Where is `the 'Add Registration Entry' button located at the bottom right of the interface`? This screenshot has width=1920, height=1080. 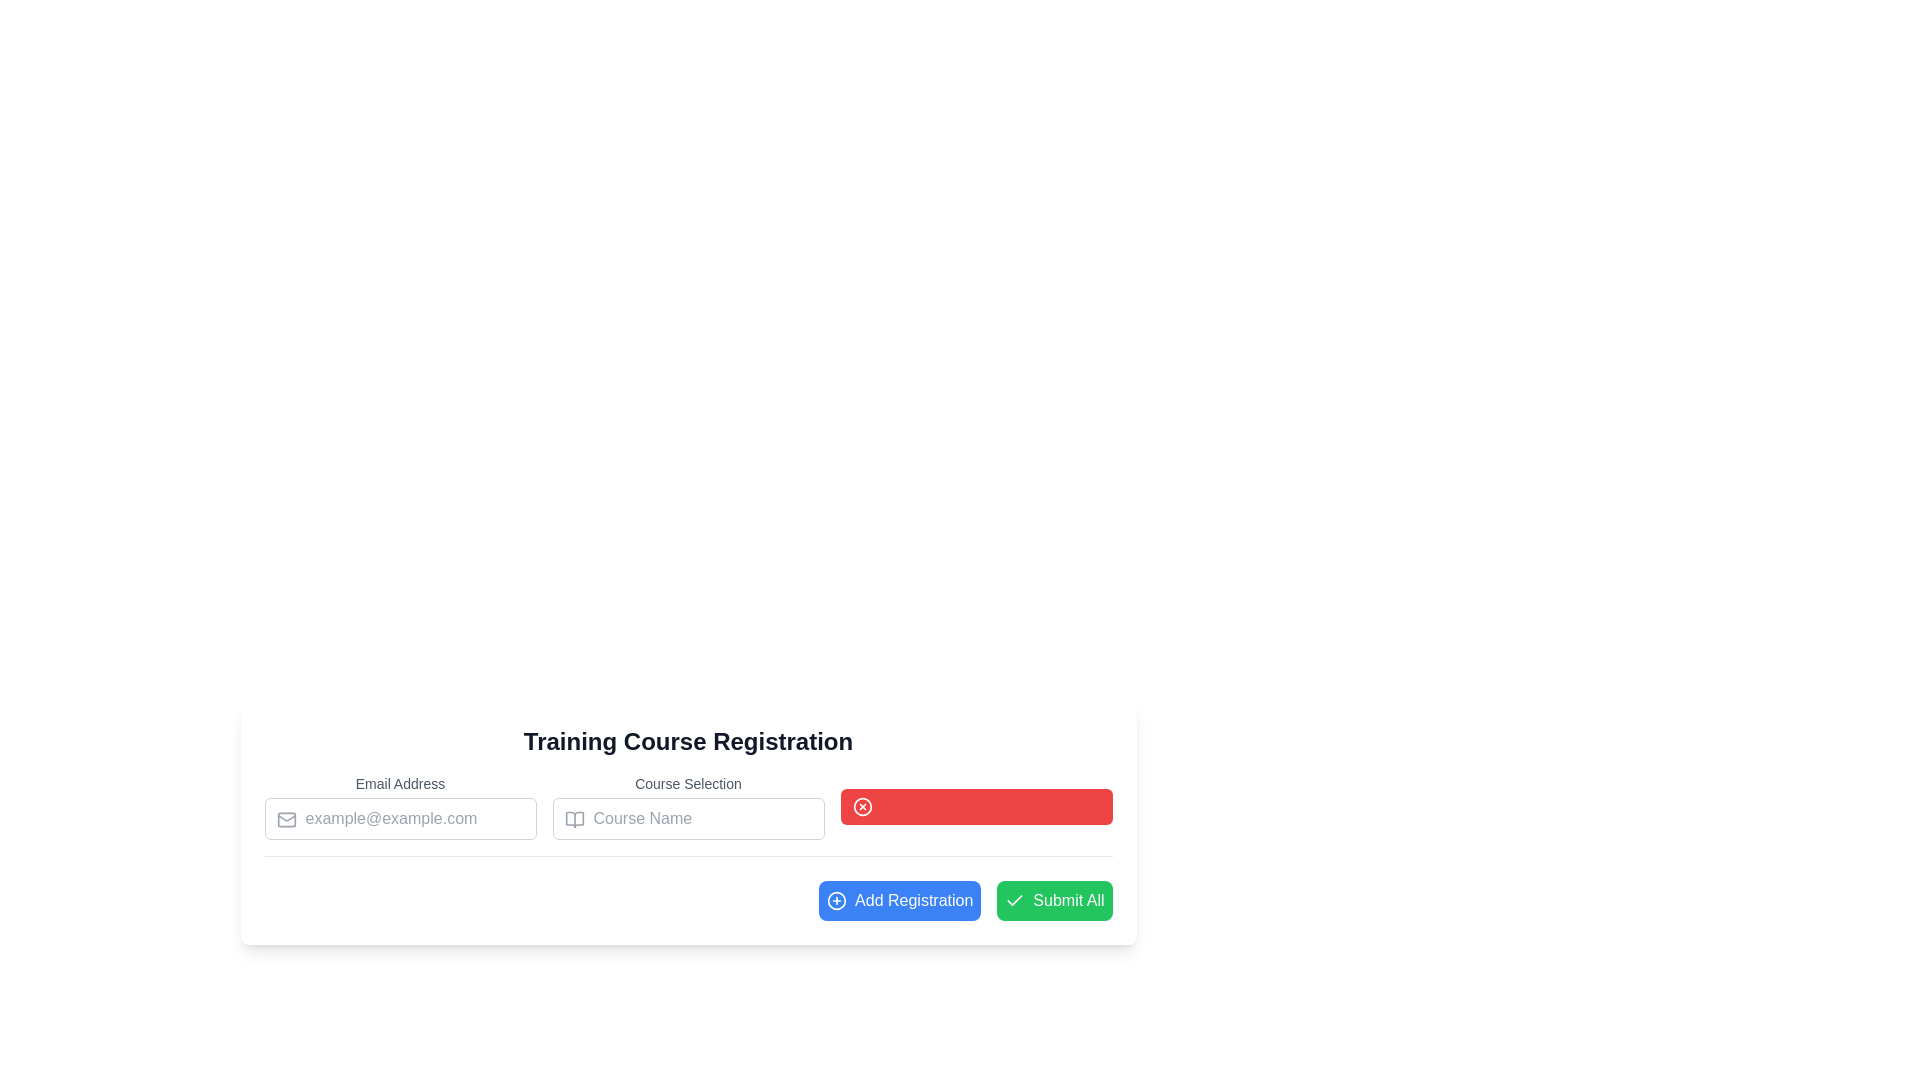
the 'Add Registration Entry' button located at the bottom right of the interface is located at coordinates (899, 901).